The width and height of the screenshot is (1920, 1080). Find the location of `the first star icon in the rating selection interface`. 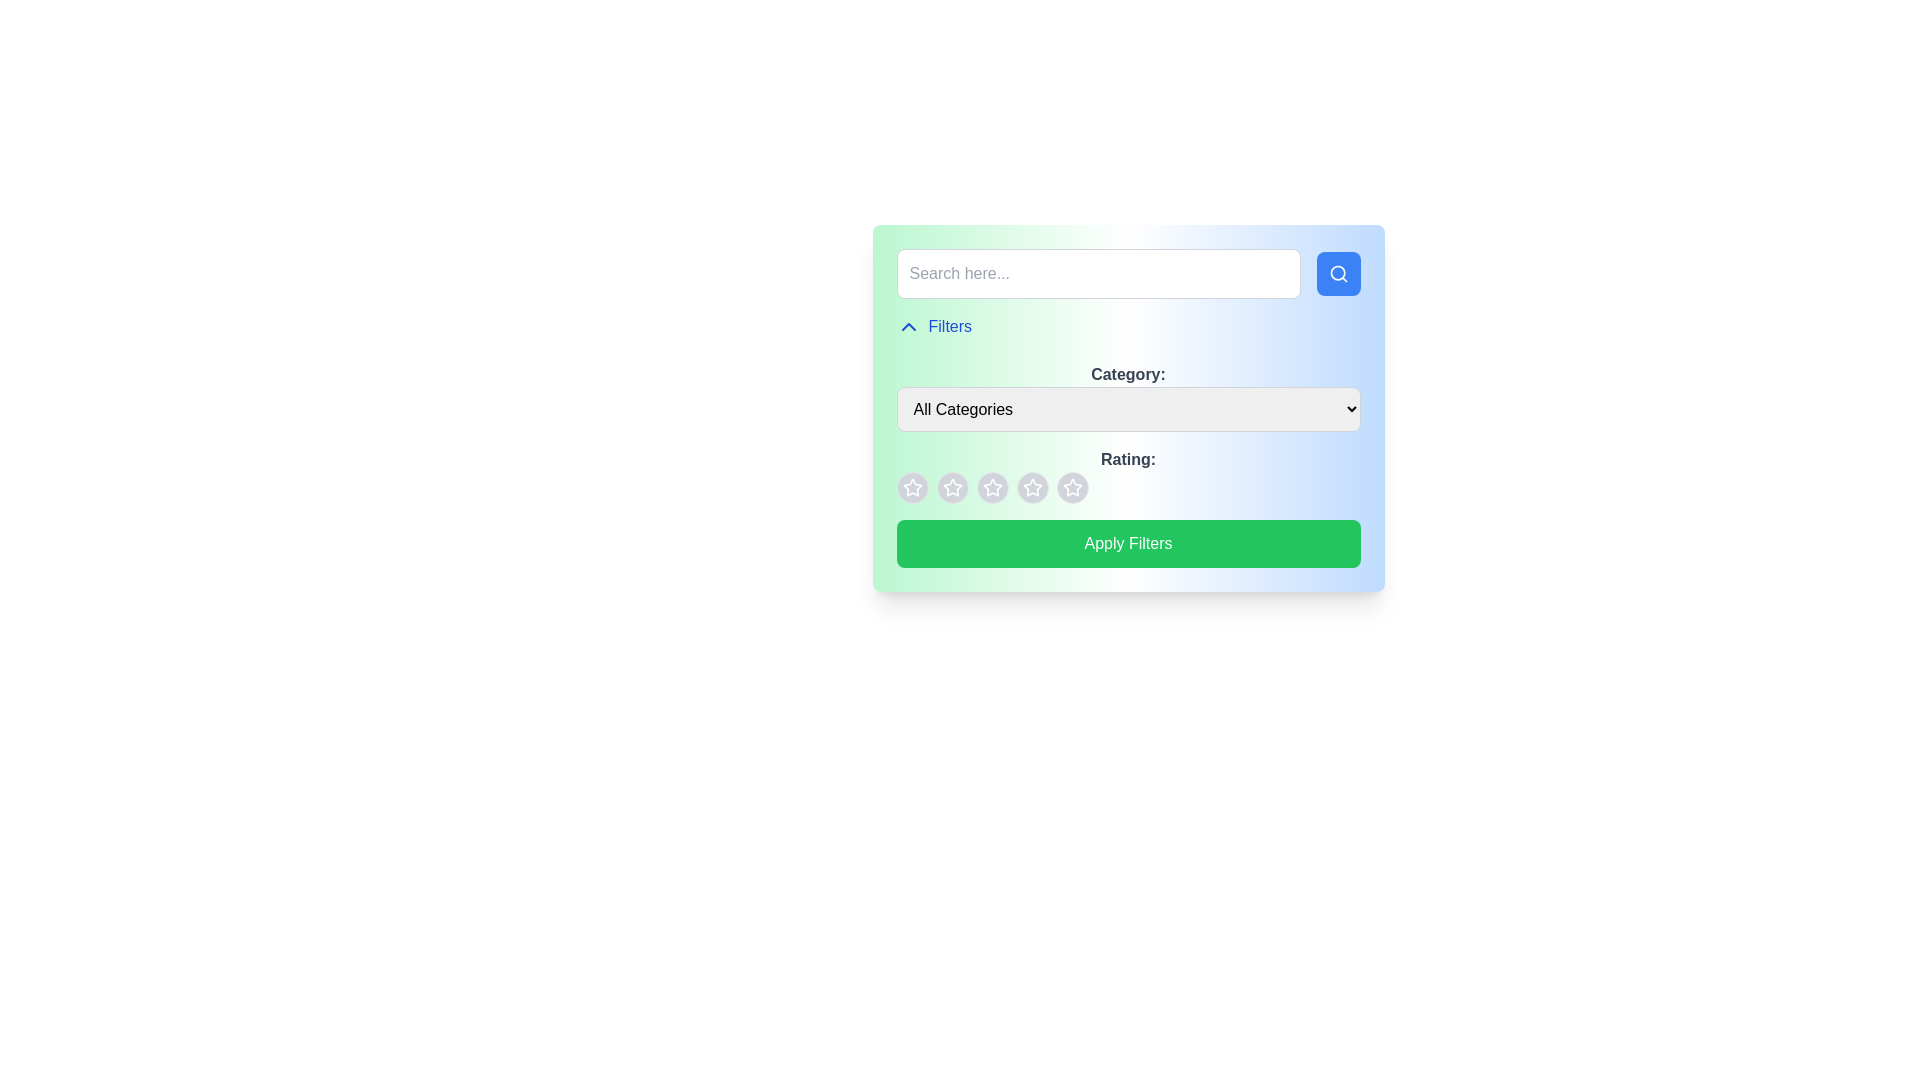

the first star icon in the rating selection interface is located at coordinates (911, 487).